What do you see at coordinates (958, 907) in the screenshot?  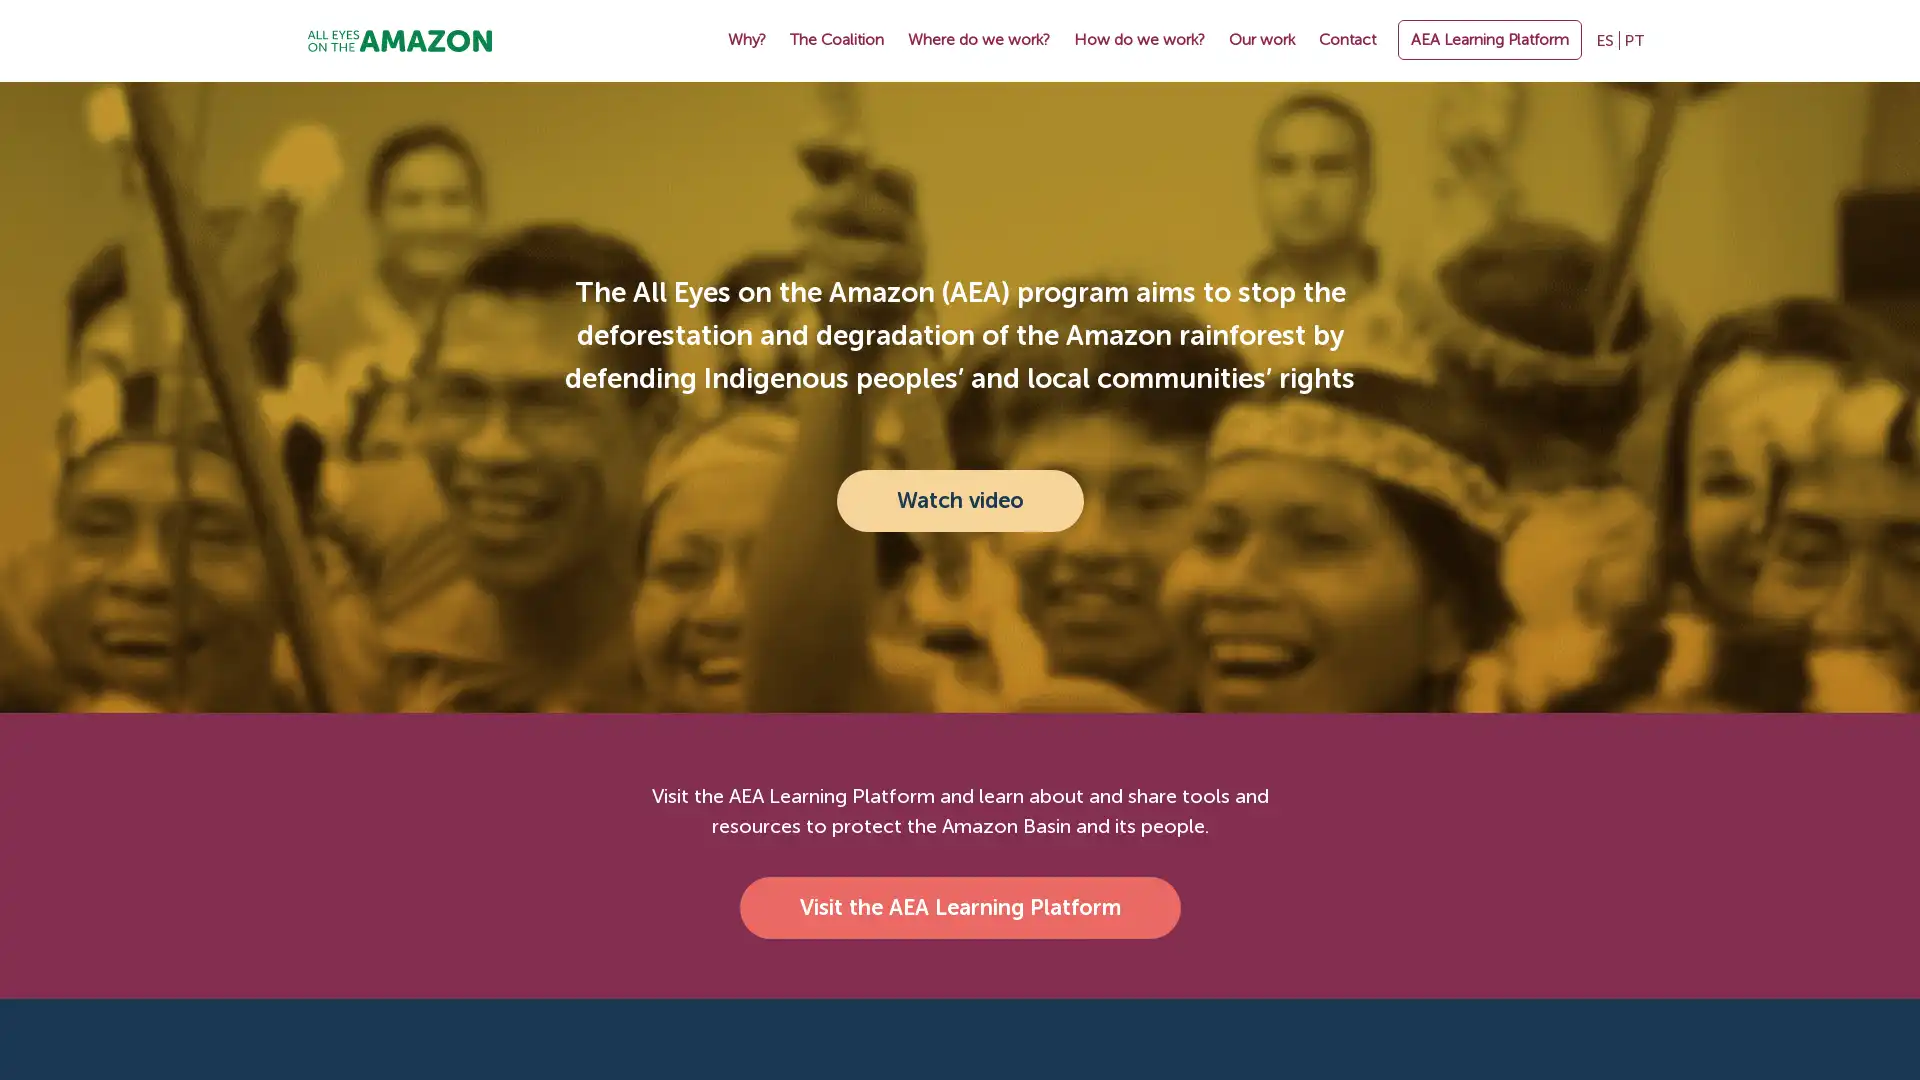 I see `Visit the AEA Learning Platform` at bounding box center [958, 907].